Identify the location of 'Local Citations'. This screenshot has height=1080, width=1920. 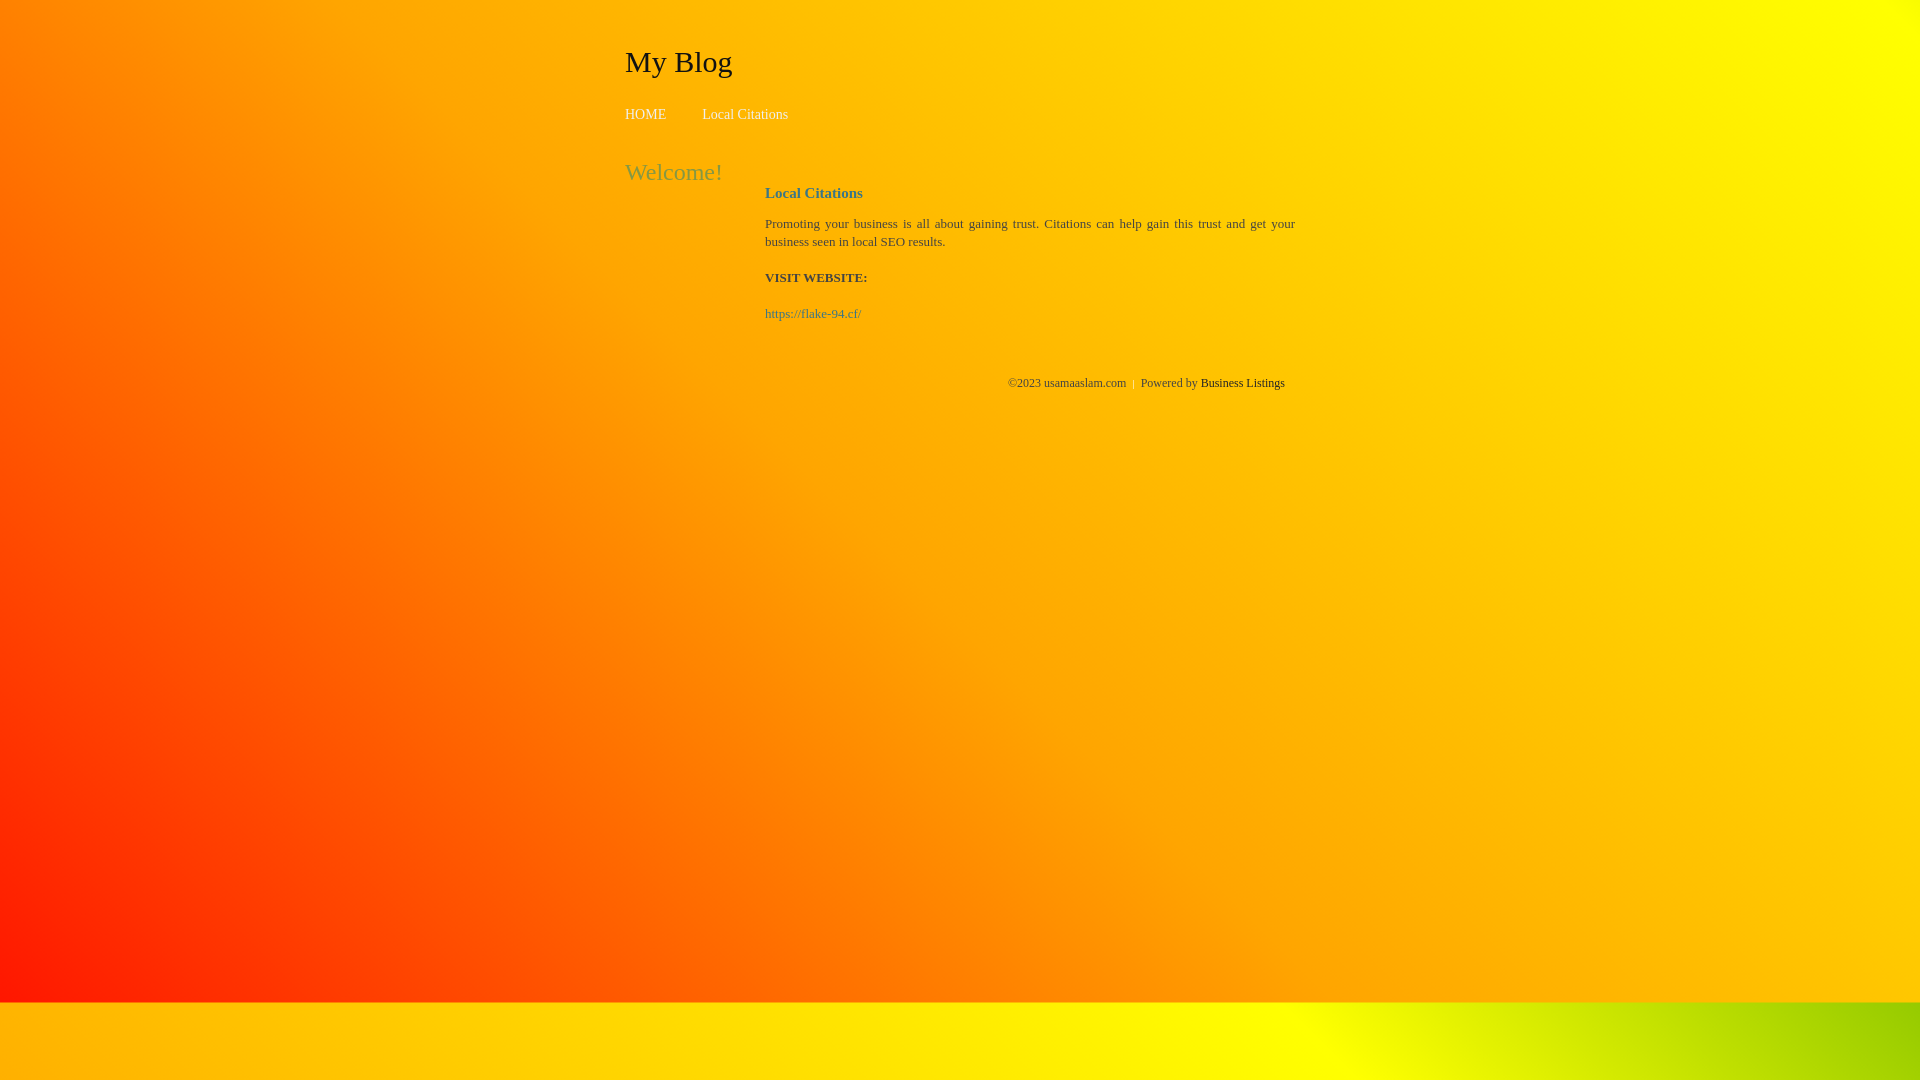
(701, 114).